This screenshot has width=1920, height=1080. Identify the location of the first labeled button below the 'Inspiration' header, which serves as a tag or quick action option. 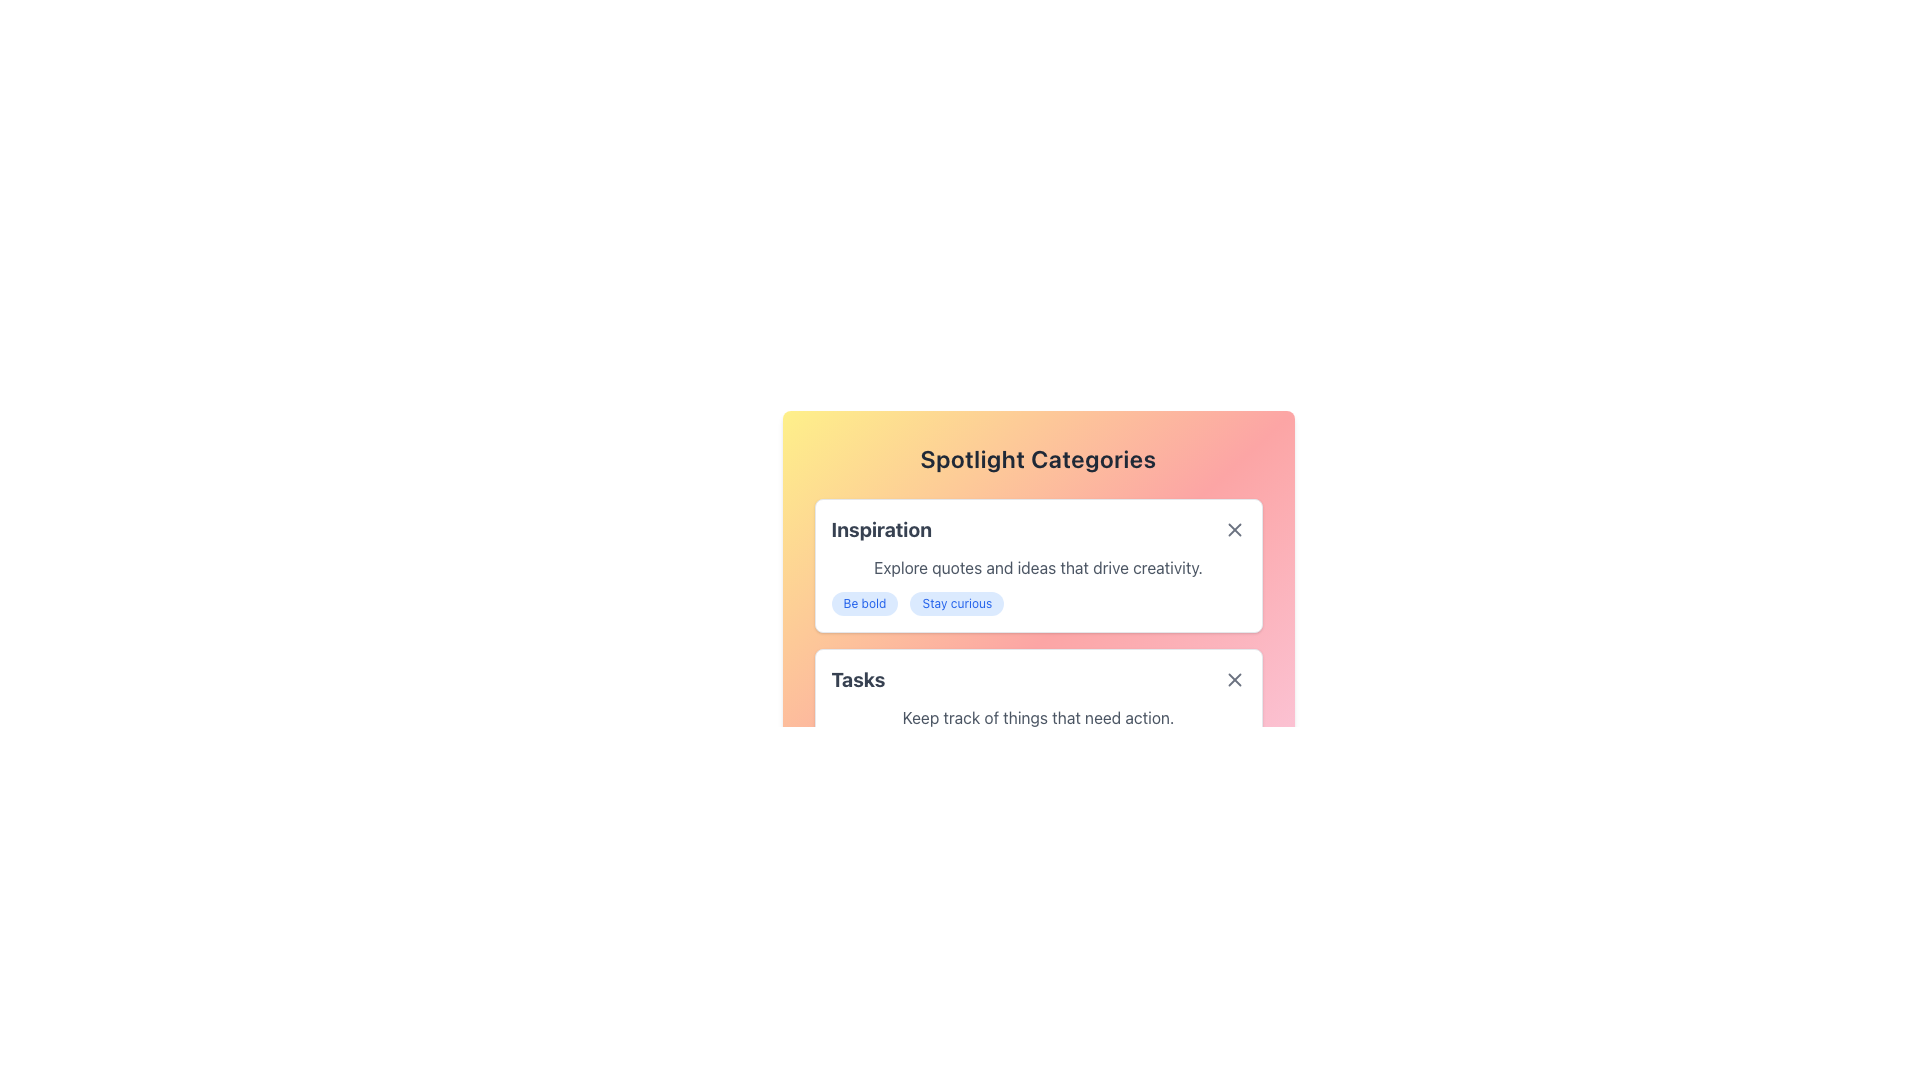
(864, 603).